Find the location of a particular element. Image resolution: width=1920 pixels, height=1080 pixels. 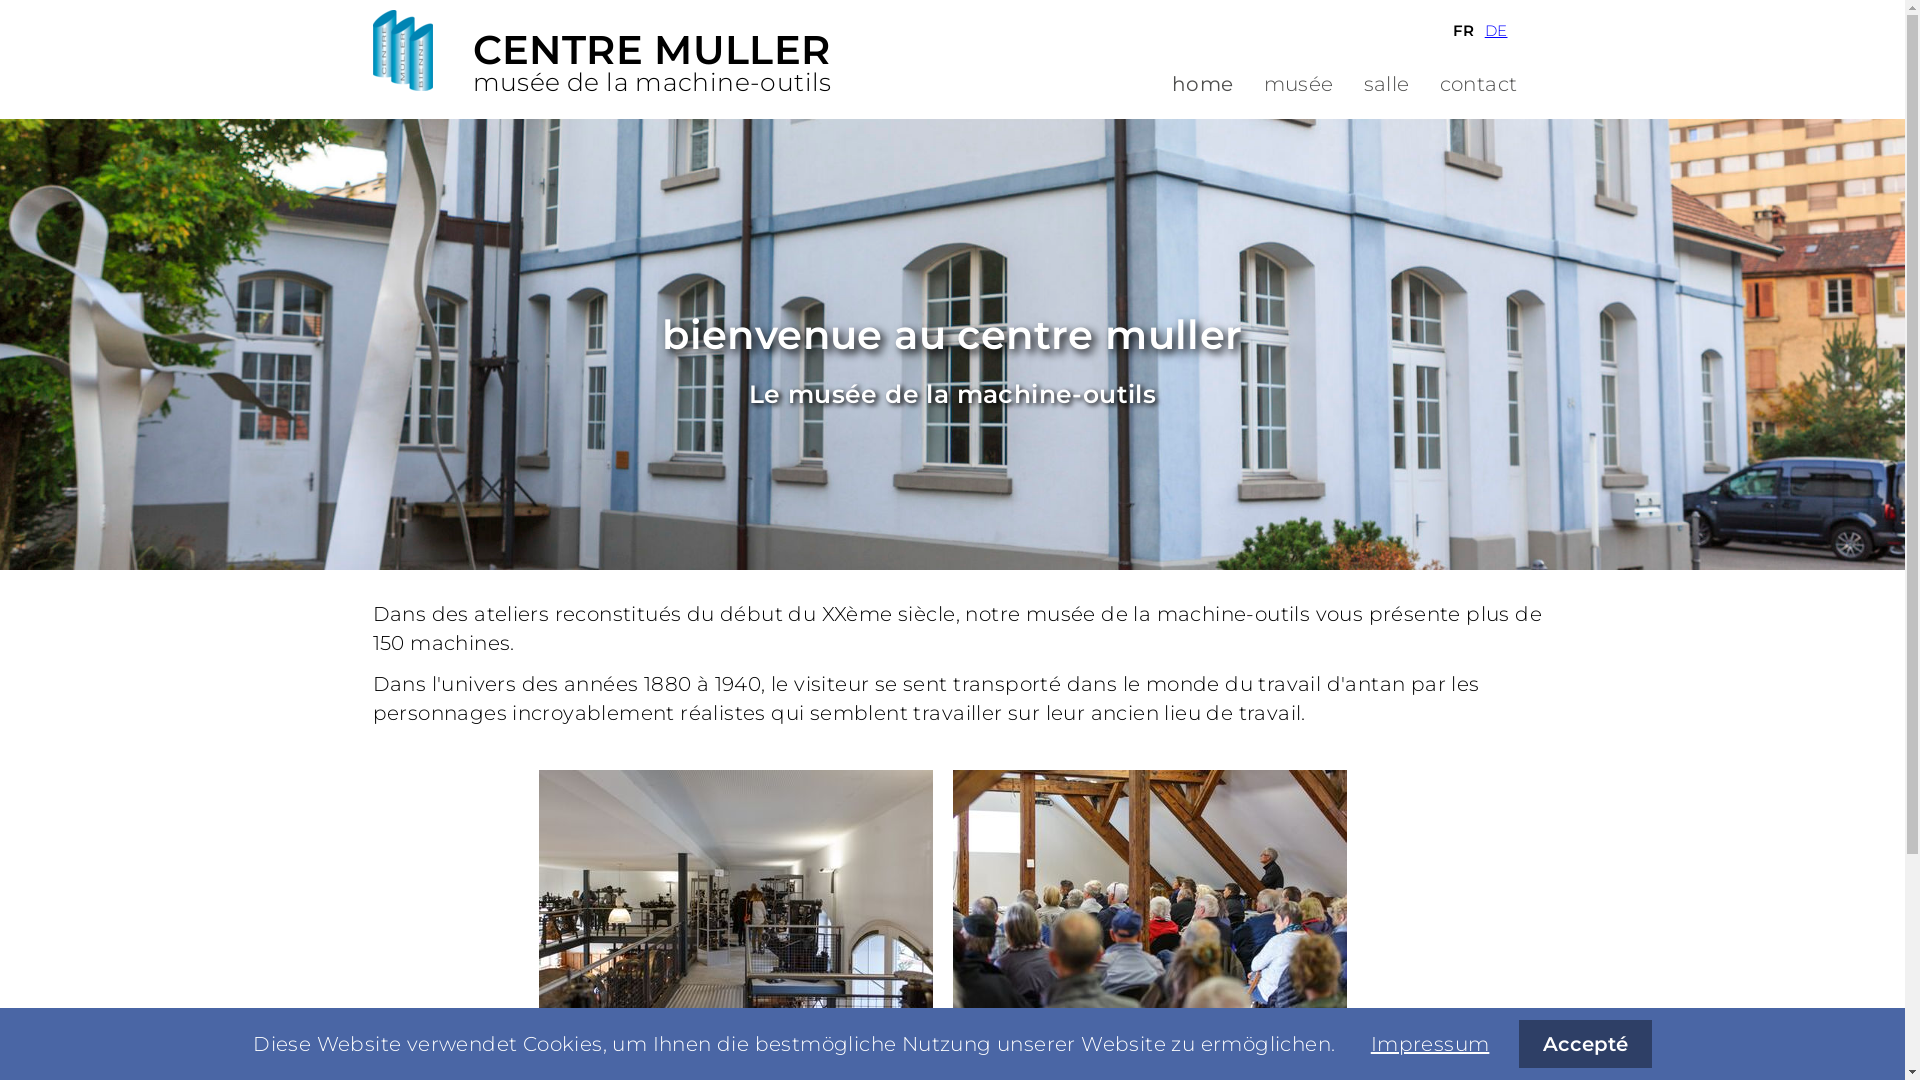

'DE' is located at coordinates (1484, 30).